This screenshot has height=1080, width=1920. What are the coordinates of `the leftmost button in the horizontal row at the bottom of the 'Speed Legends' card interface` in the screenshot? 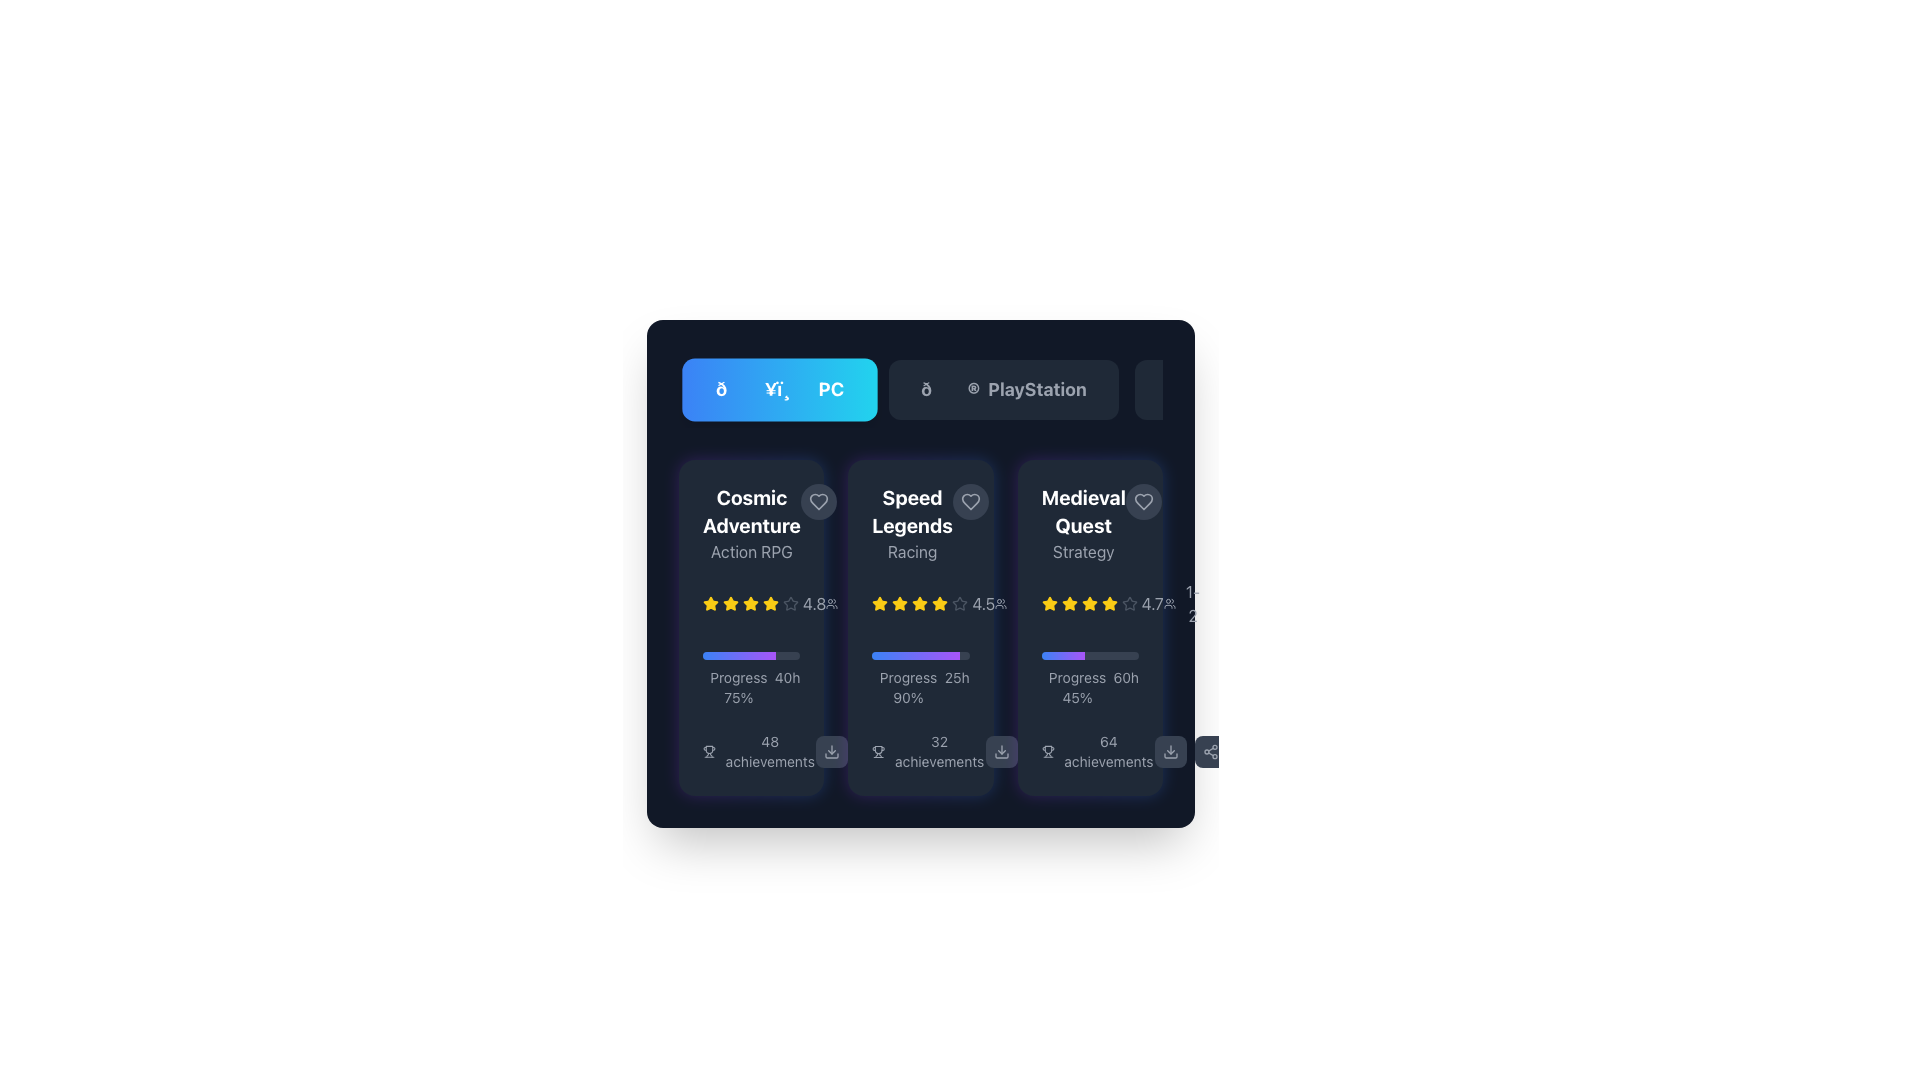 It's located at (852, 752).